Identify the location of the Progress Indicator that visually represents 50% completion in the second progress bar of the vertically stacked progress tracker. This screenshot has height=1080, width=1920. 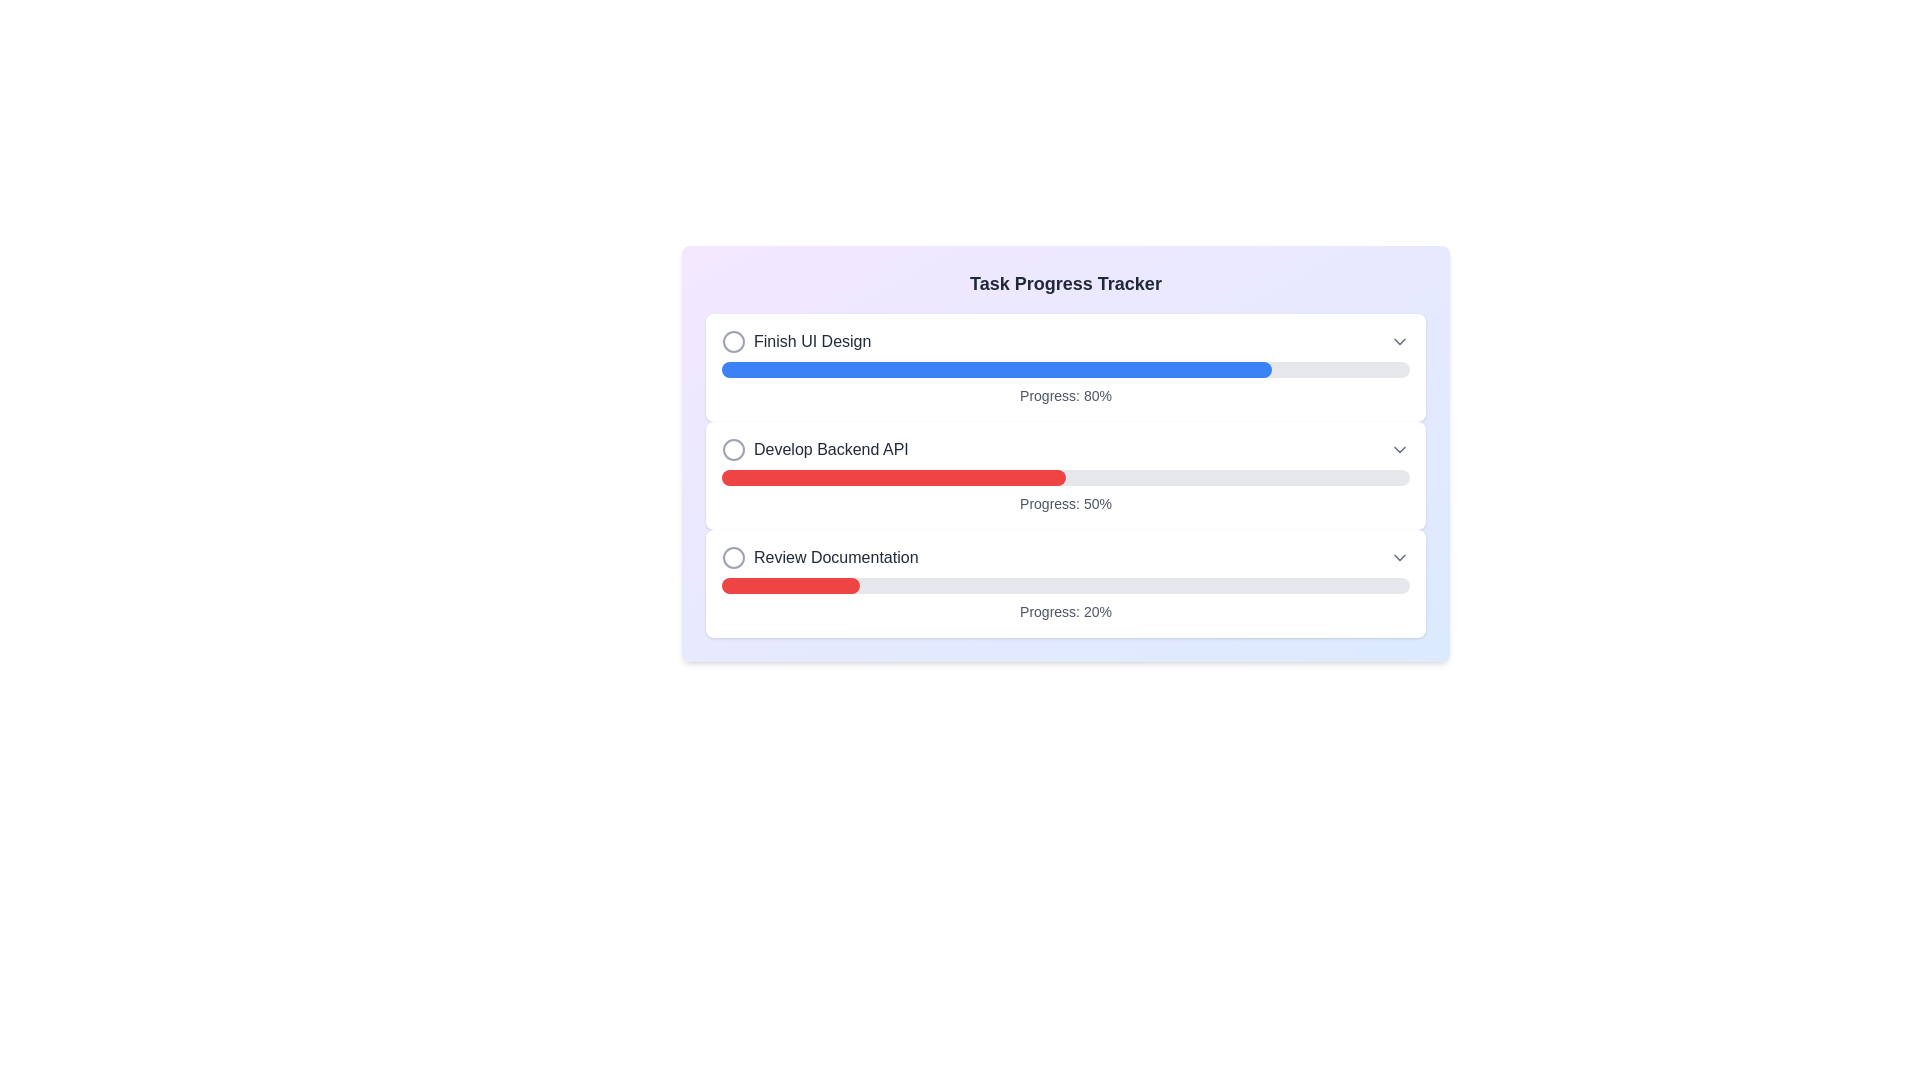
(892, 478).